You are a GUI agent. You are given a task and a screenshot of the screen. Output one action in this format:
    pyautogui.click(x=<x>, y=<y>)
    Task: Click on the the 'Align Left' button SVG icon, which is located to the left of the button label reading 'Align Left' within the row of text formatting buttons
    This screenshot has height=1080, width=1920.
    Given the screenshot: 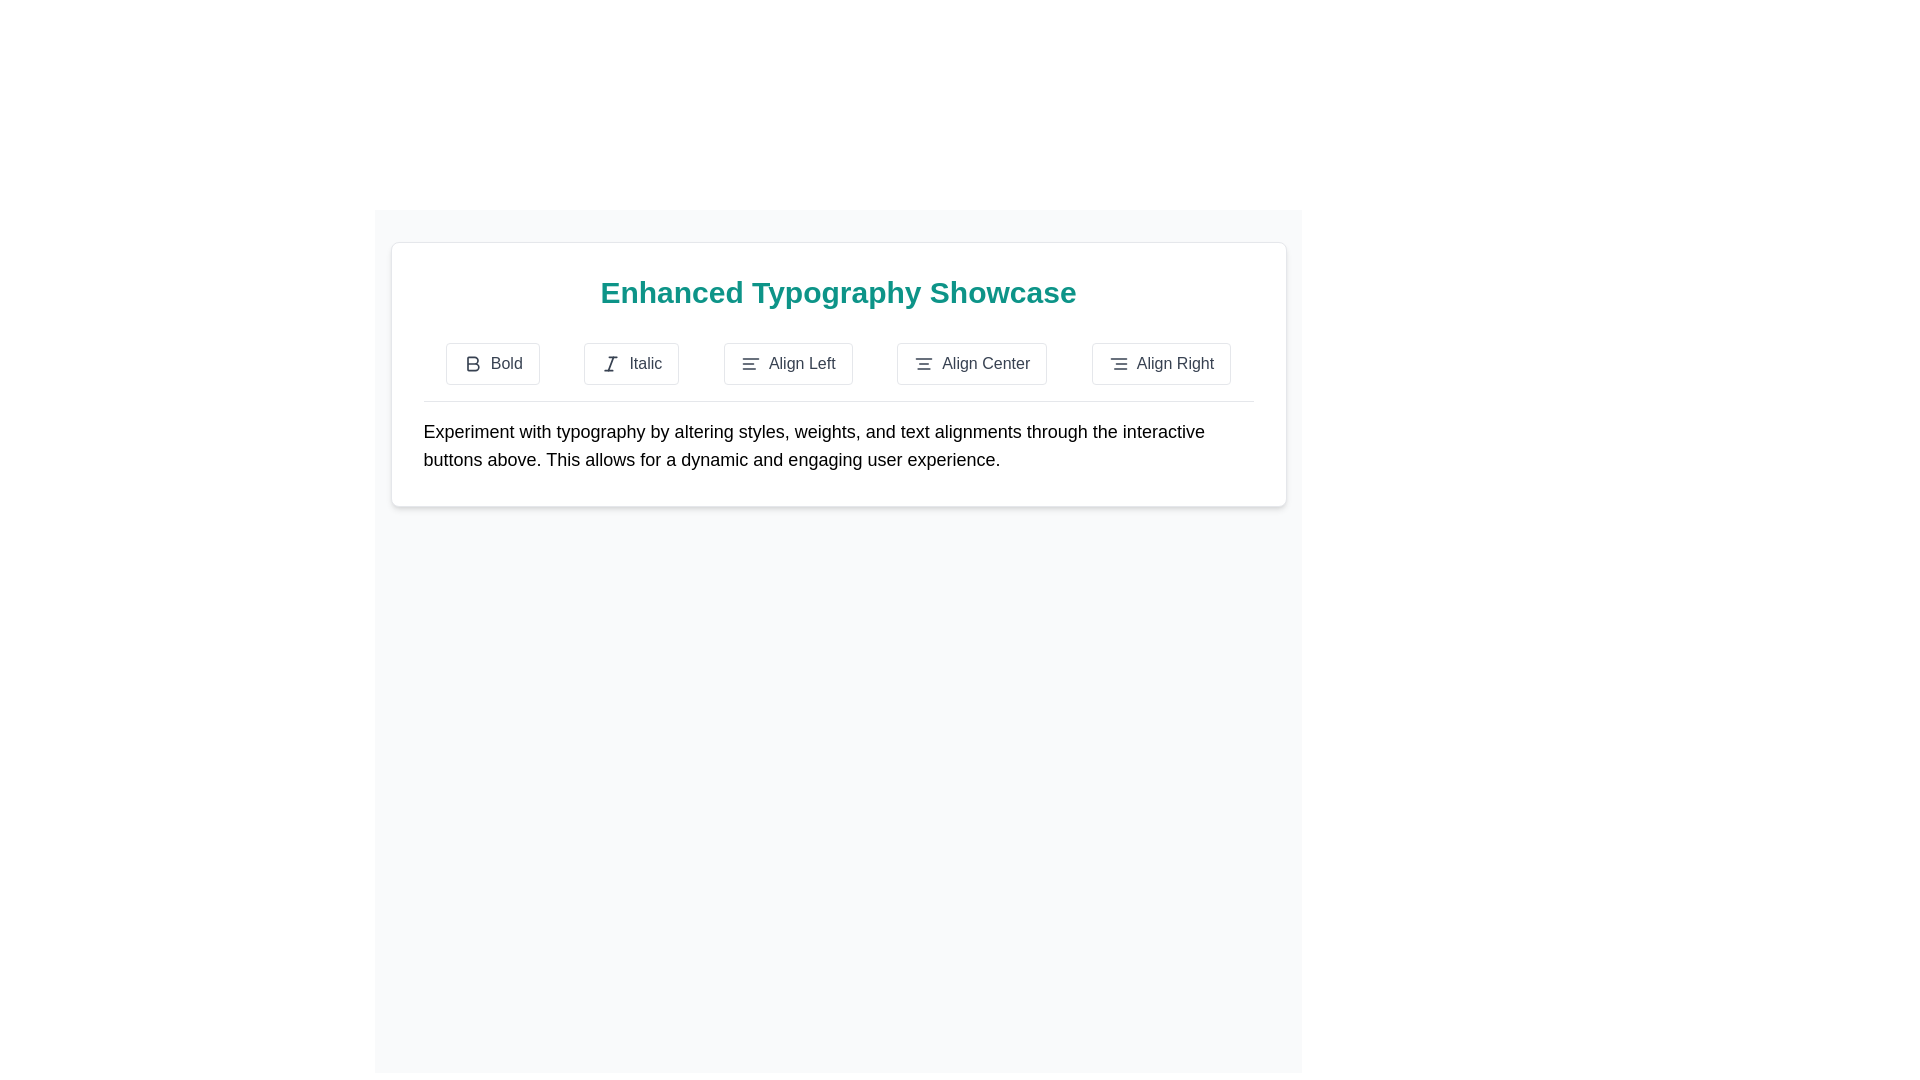 What is the action you would take?
    pyautogui.click(x=749, y=363)
    